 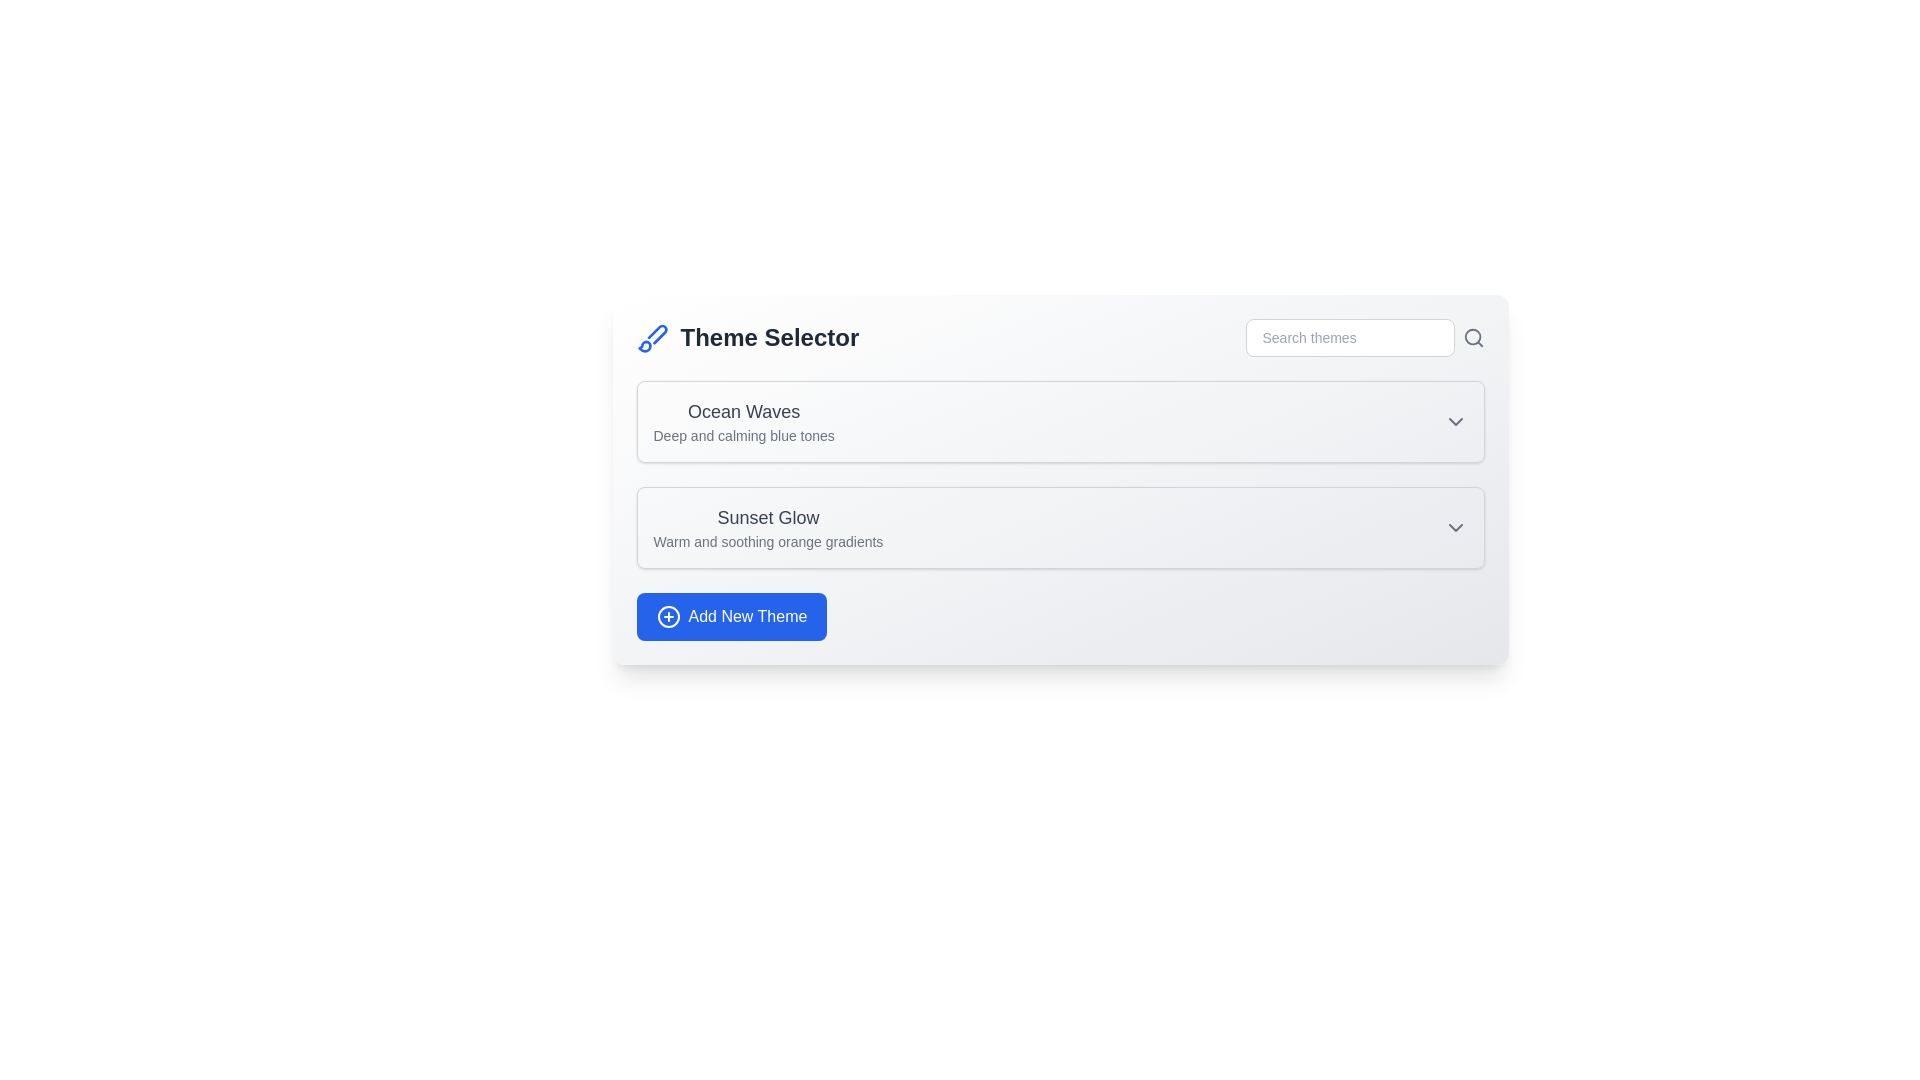 What do you see at coordinates (668, 616) in the screenshot?
I see `the circular icon with a plus symbol inside the 'Add New Theme' button` at bounding box center [668, 616].